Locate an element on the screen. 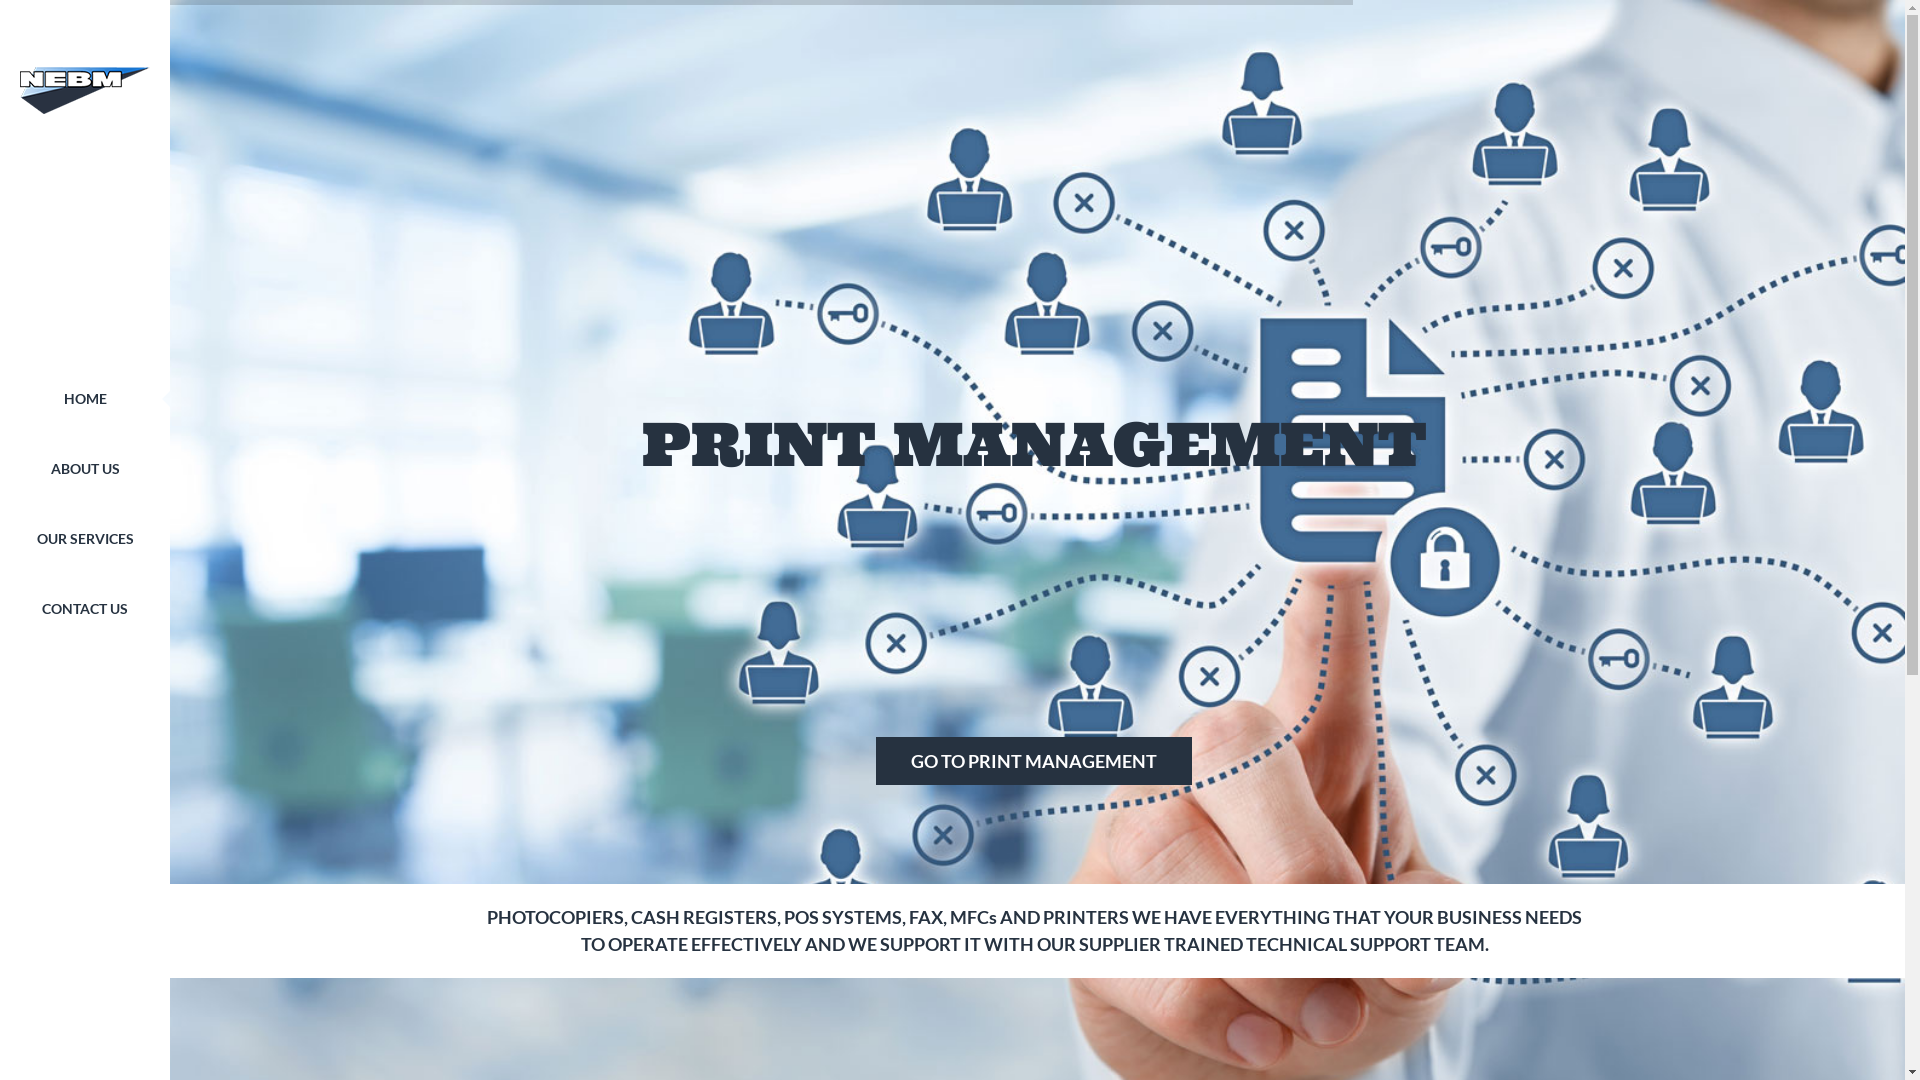  'CONTACT US' is located at coordinates (84, 608).